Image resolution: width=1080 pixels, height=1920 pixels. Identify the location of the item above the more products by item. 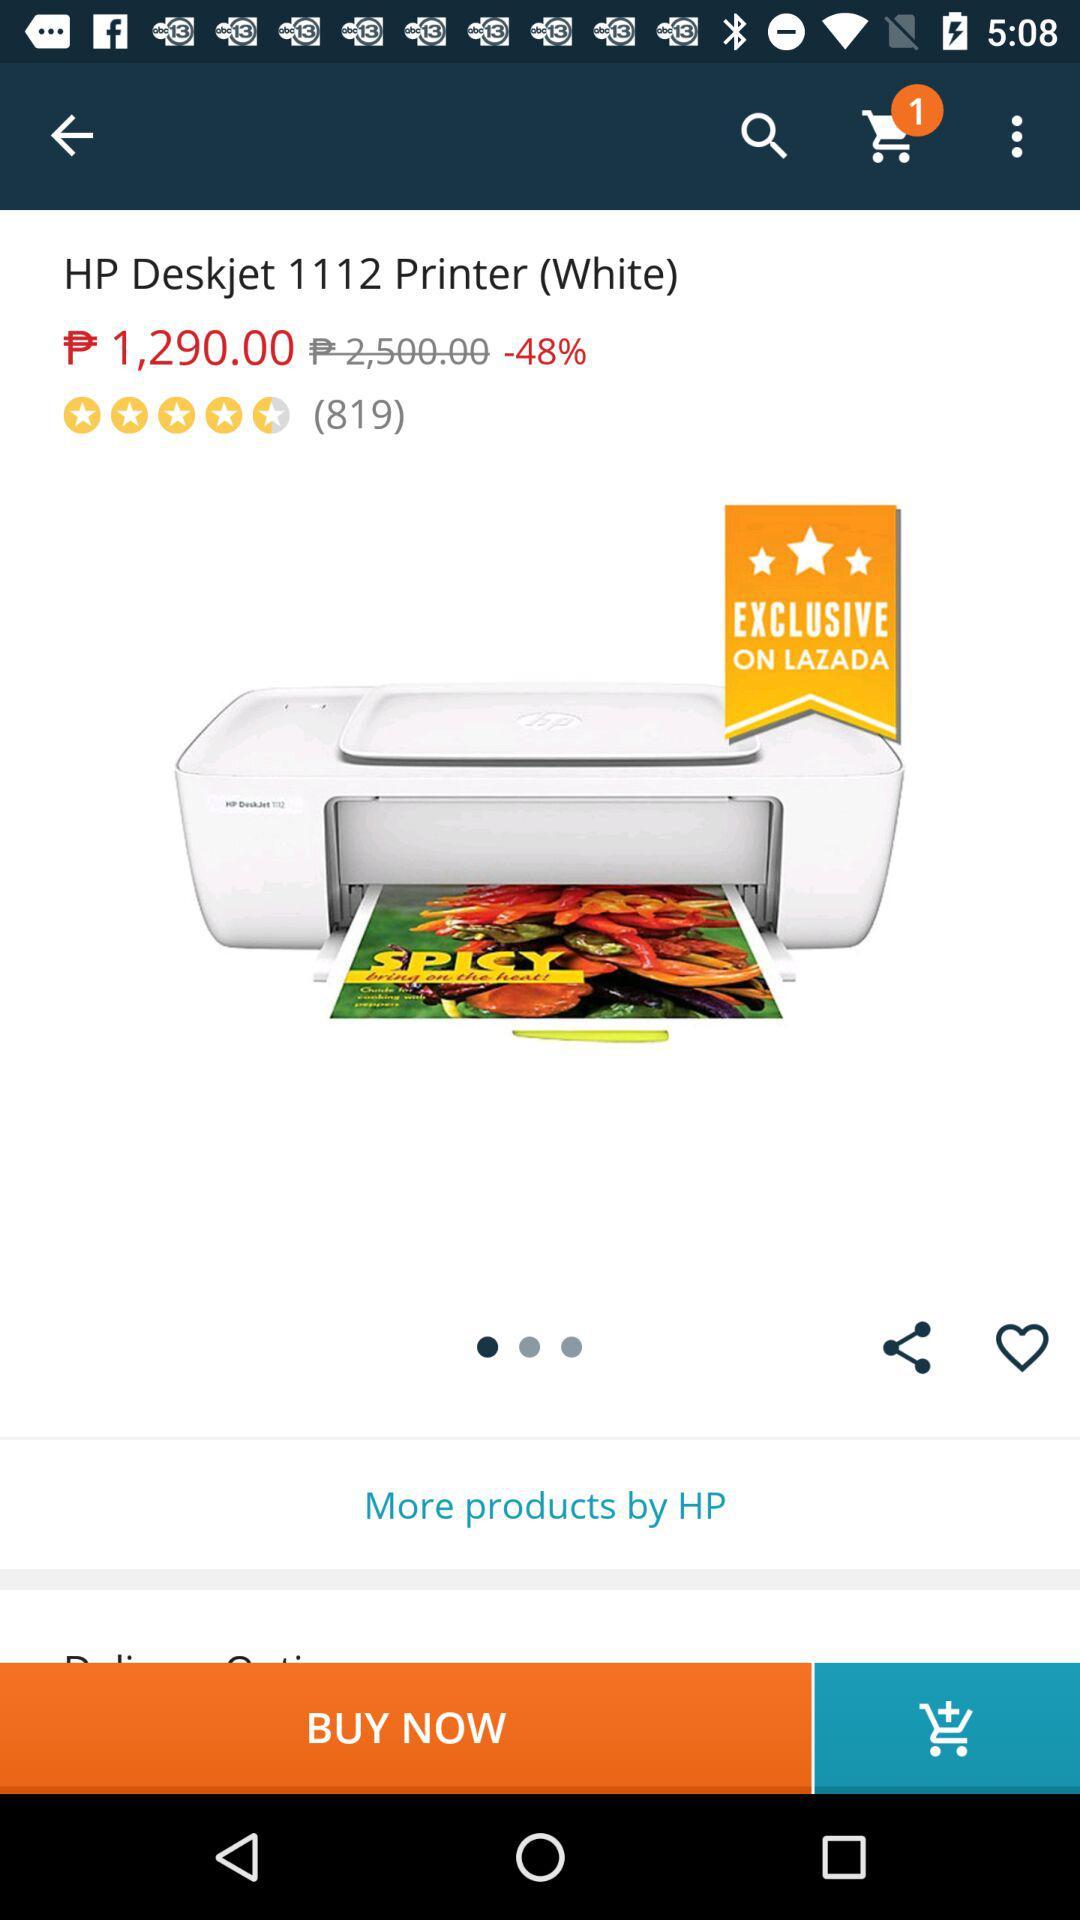
(1022, 1347).